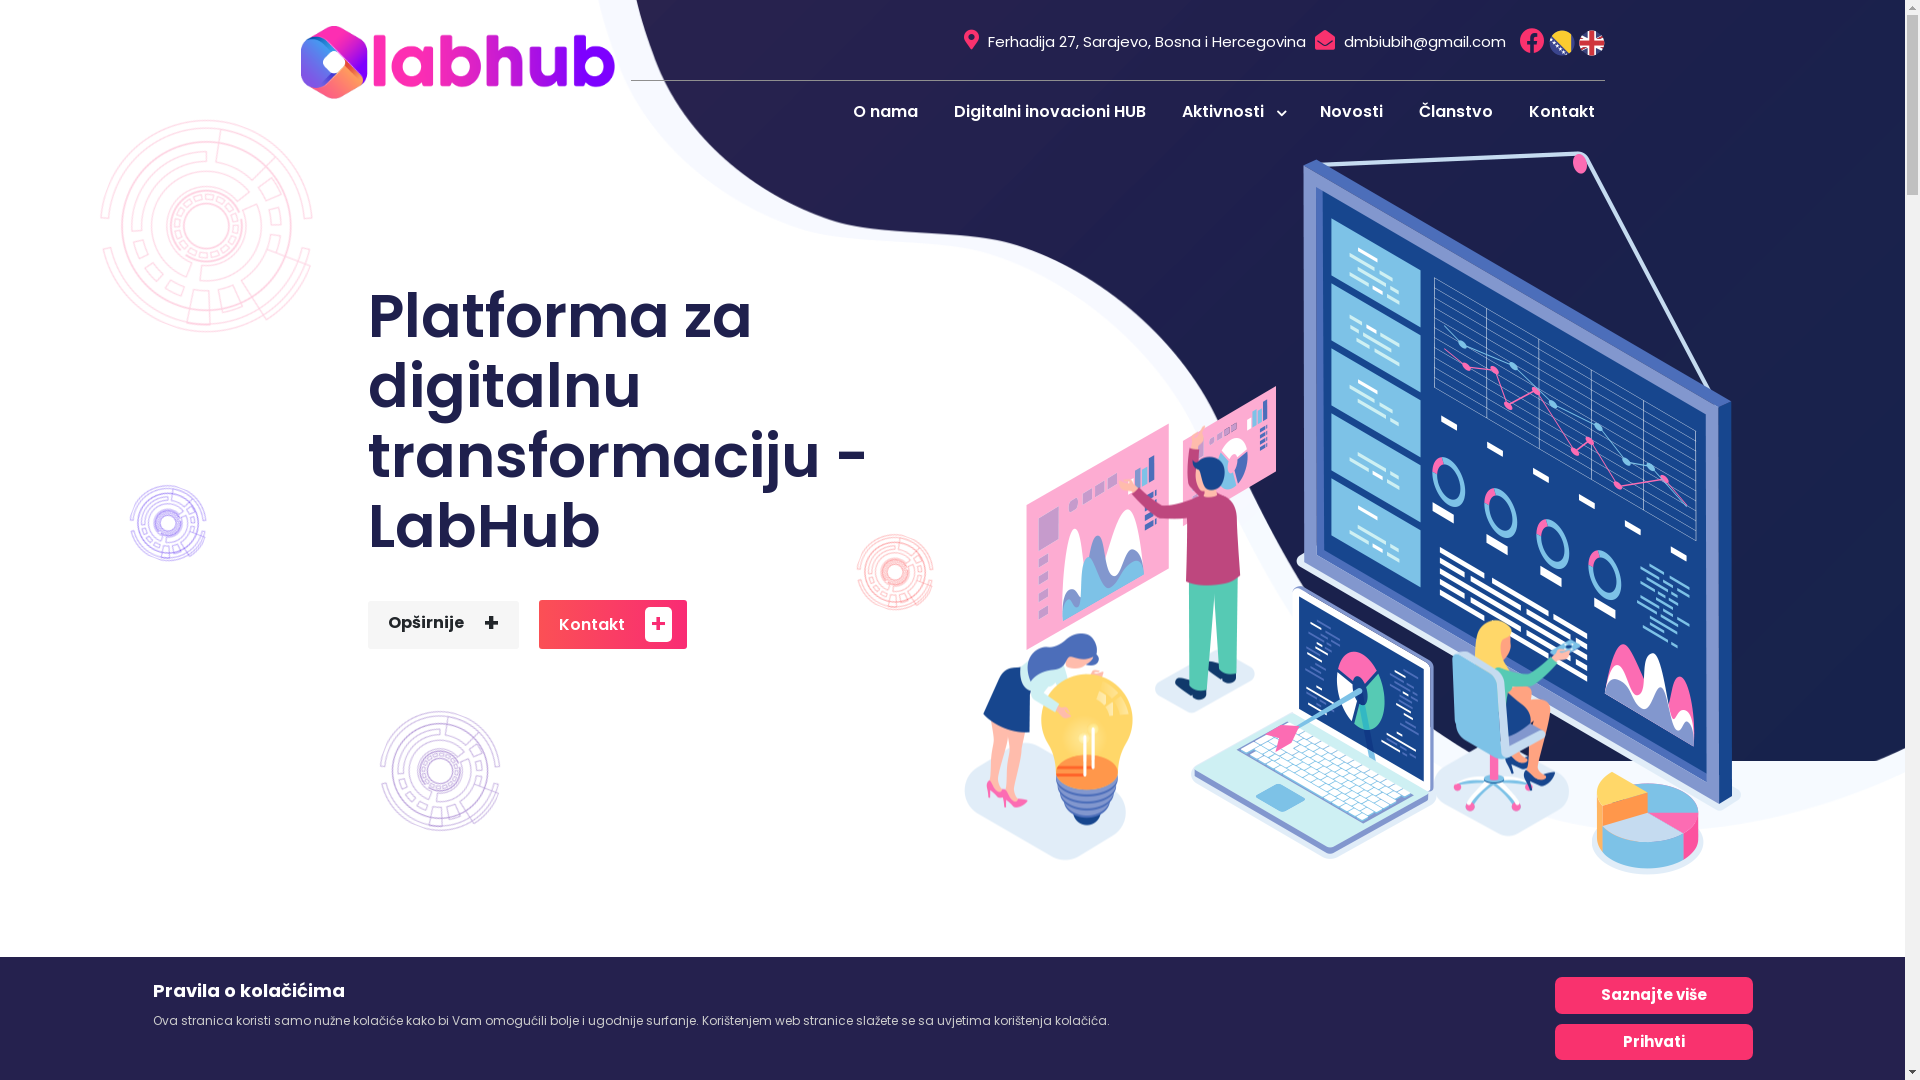 The image size is (1920, 1080). I want to click on 'O nama', so click(883, 111).